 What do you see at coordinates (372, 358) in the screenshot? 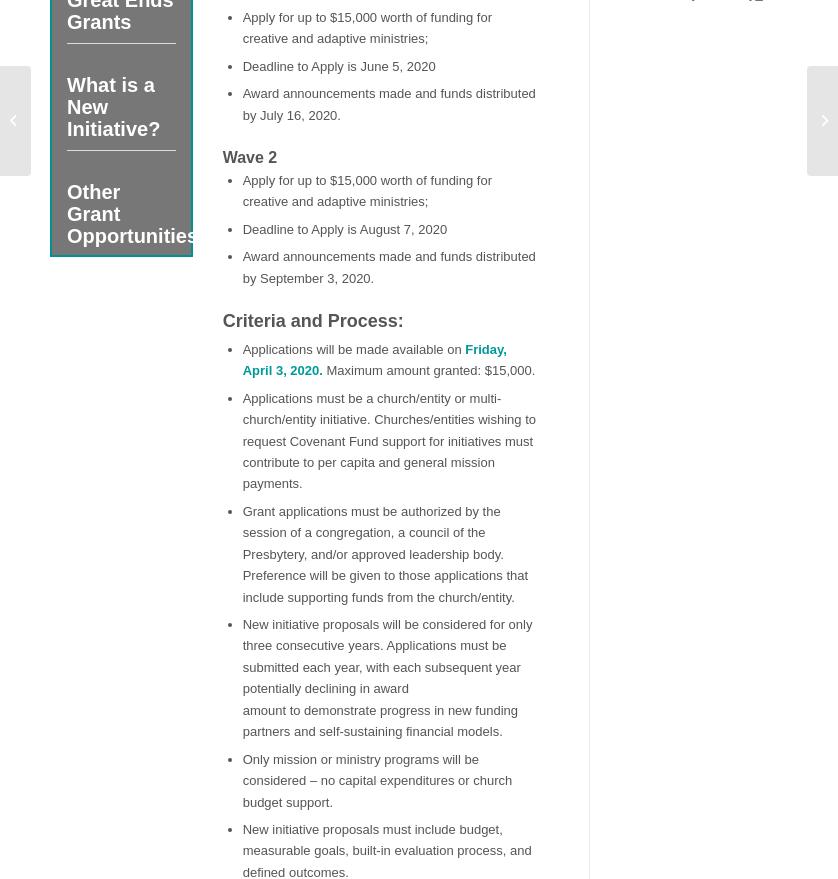
I see `'Friday, April 3, 2020.'` at bounding box center [372, 358].